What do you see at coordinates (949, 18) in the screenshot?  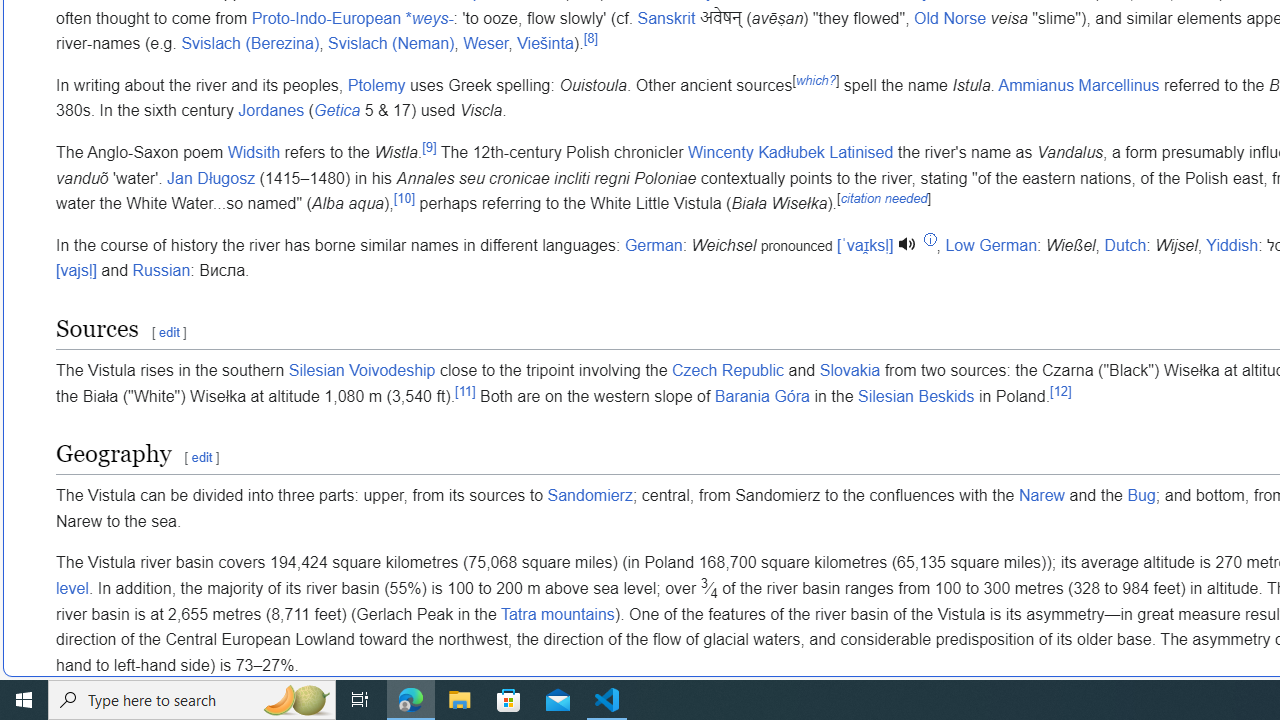 I see `'Old Norse'` at bounding box center [949, 18].